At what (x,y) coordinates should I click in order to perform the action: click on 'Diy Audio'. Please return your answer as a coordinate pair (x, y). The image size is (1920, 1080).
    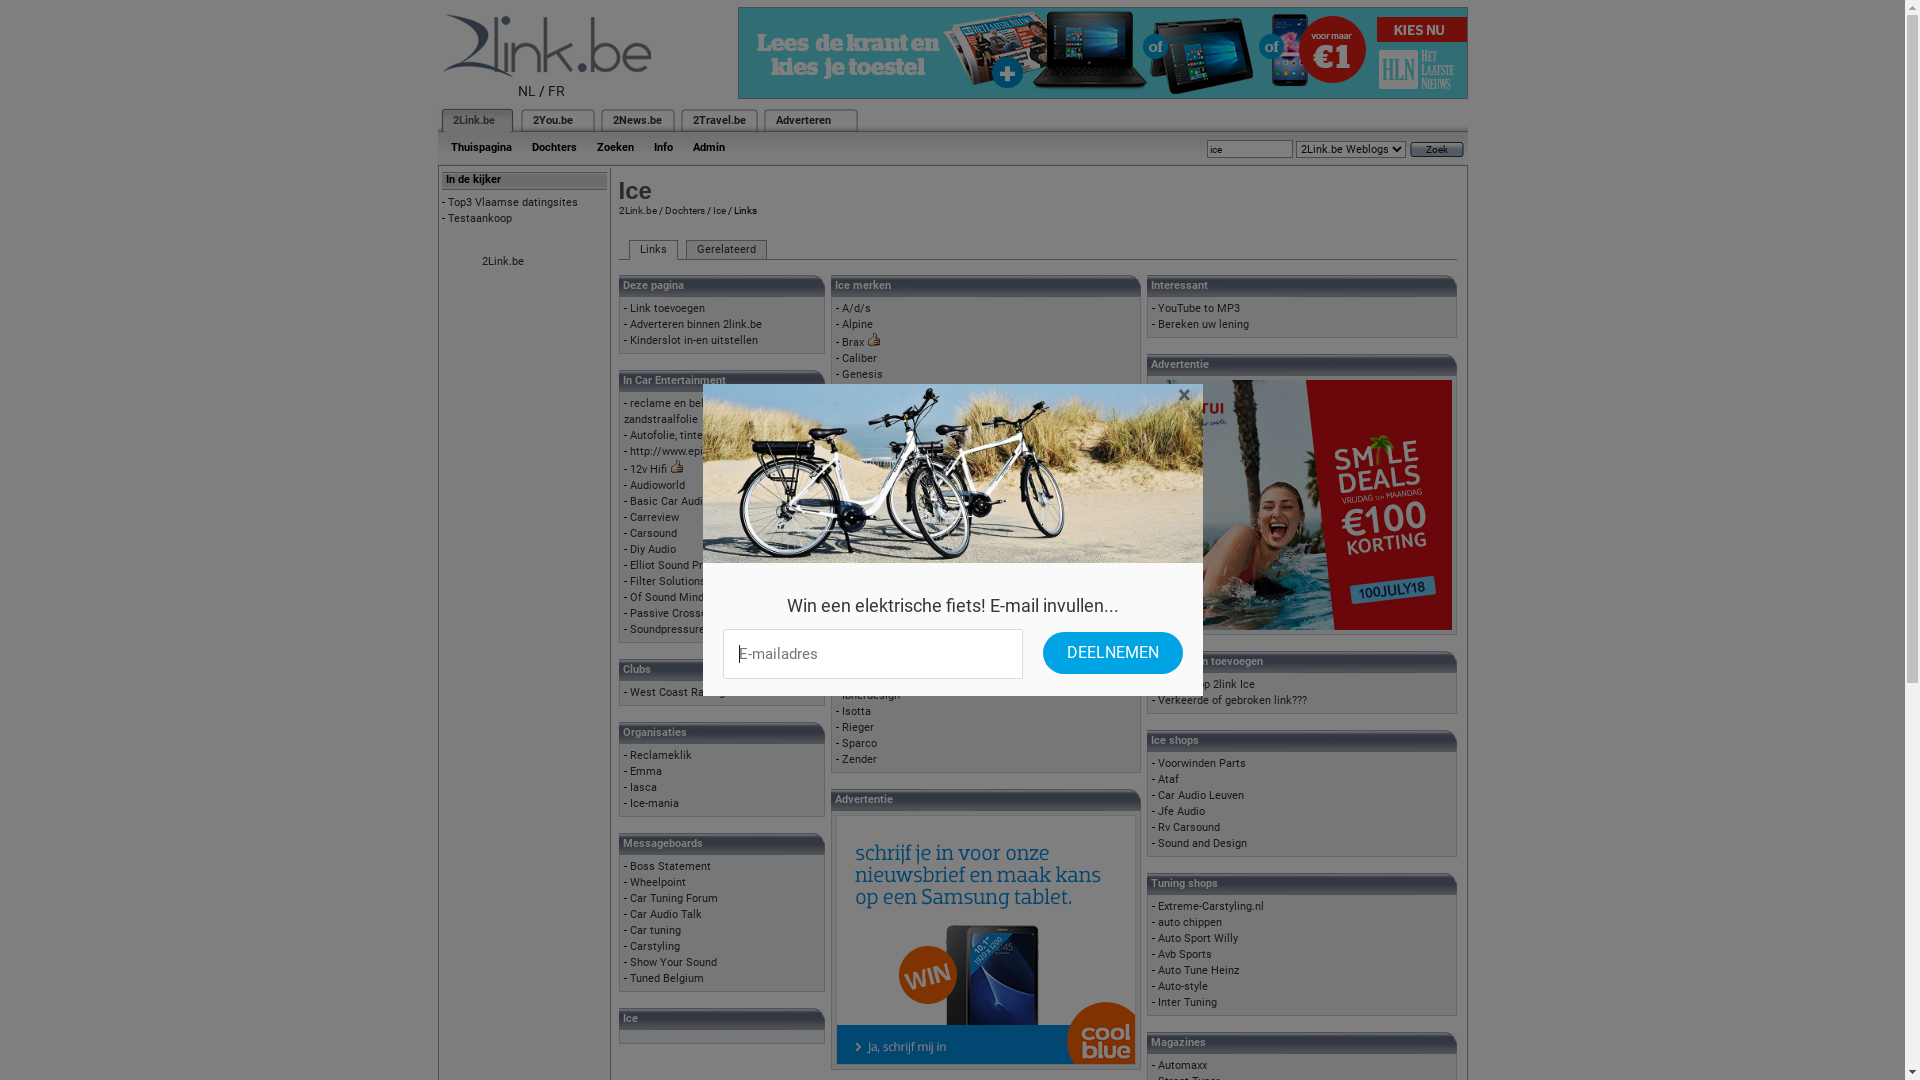
    Looking at the image, I should click on (652, 549).